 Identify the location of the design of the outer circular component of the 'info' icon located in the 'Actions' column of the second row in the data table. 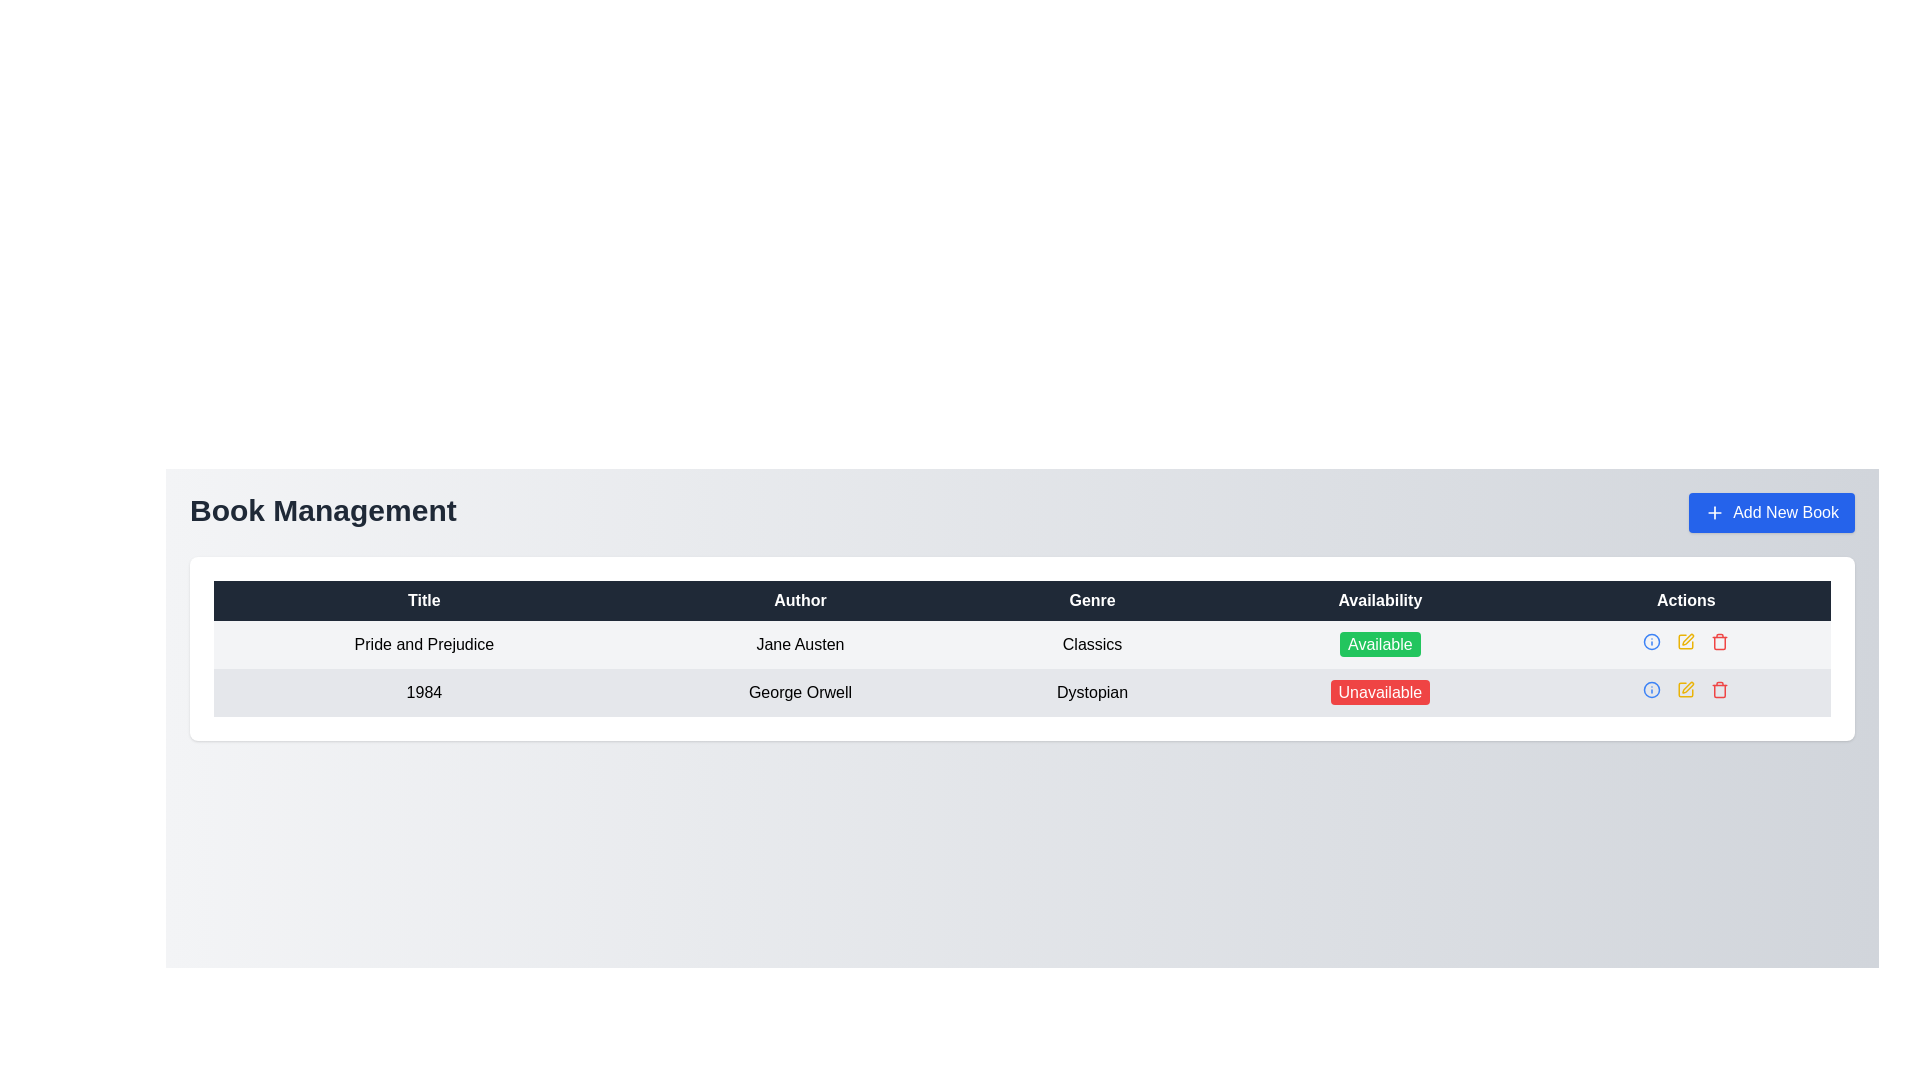
(1652, 641).